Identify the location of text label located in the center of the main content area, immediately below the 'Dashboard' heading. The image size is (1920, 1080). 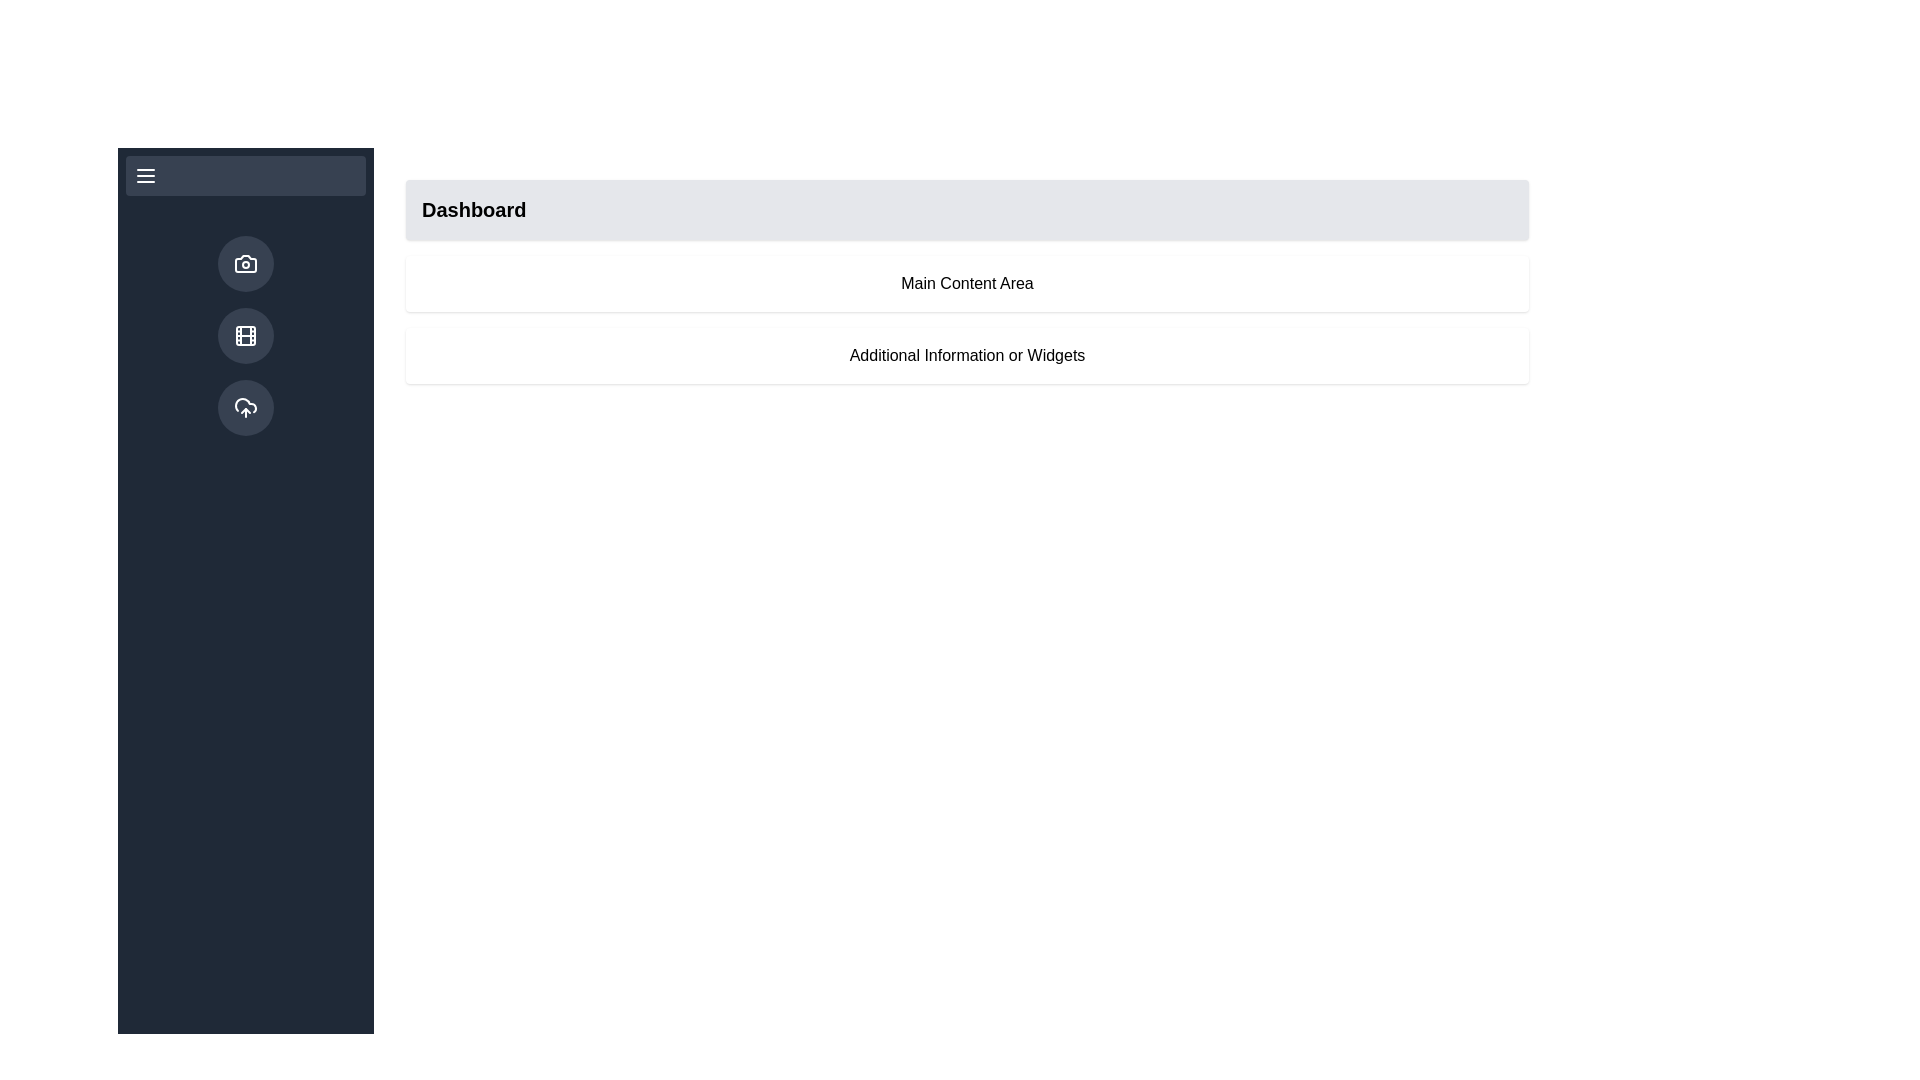
(967, 284).